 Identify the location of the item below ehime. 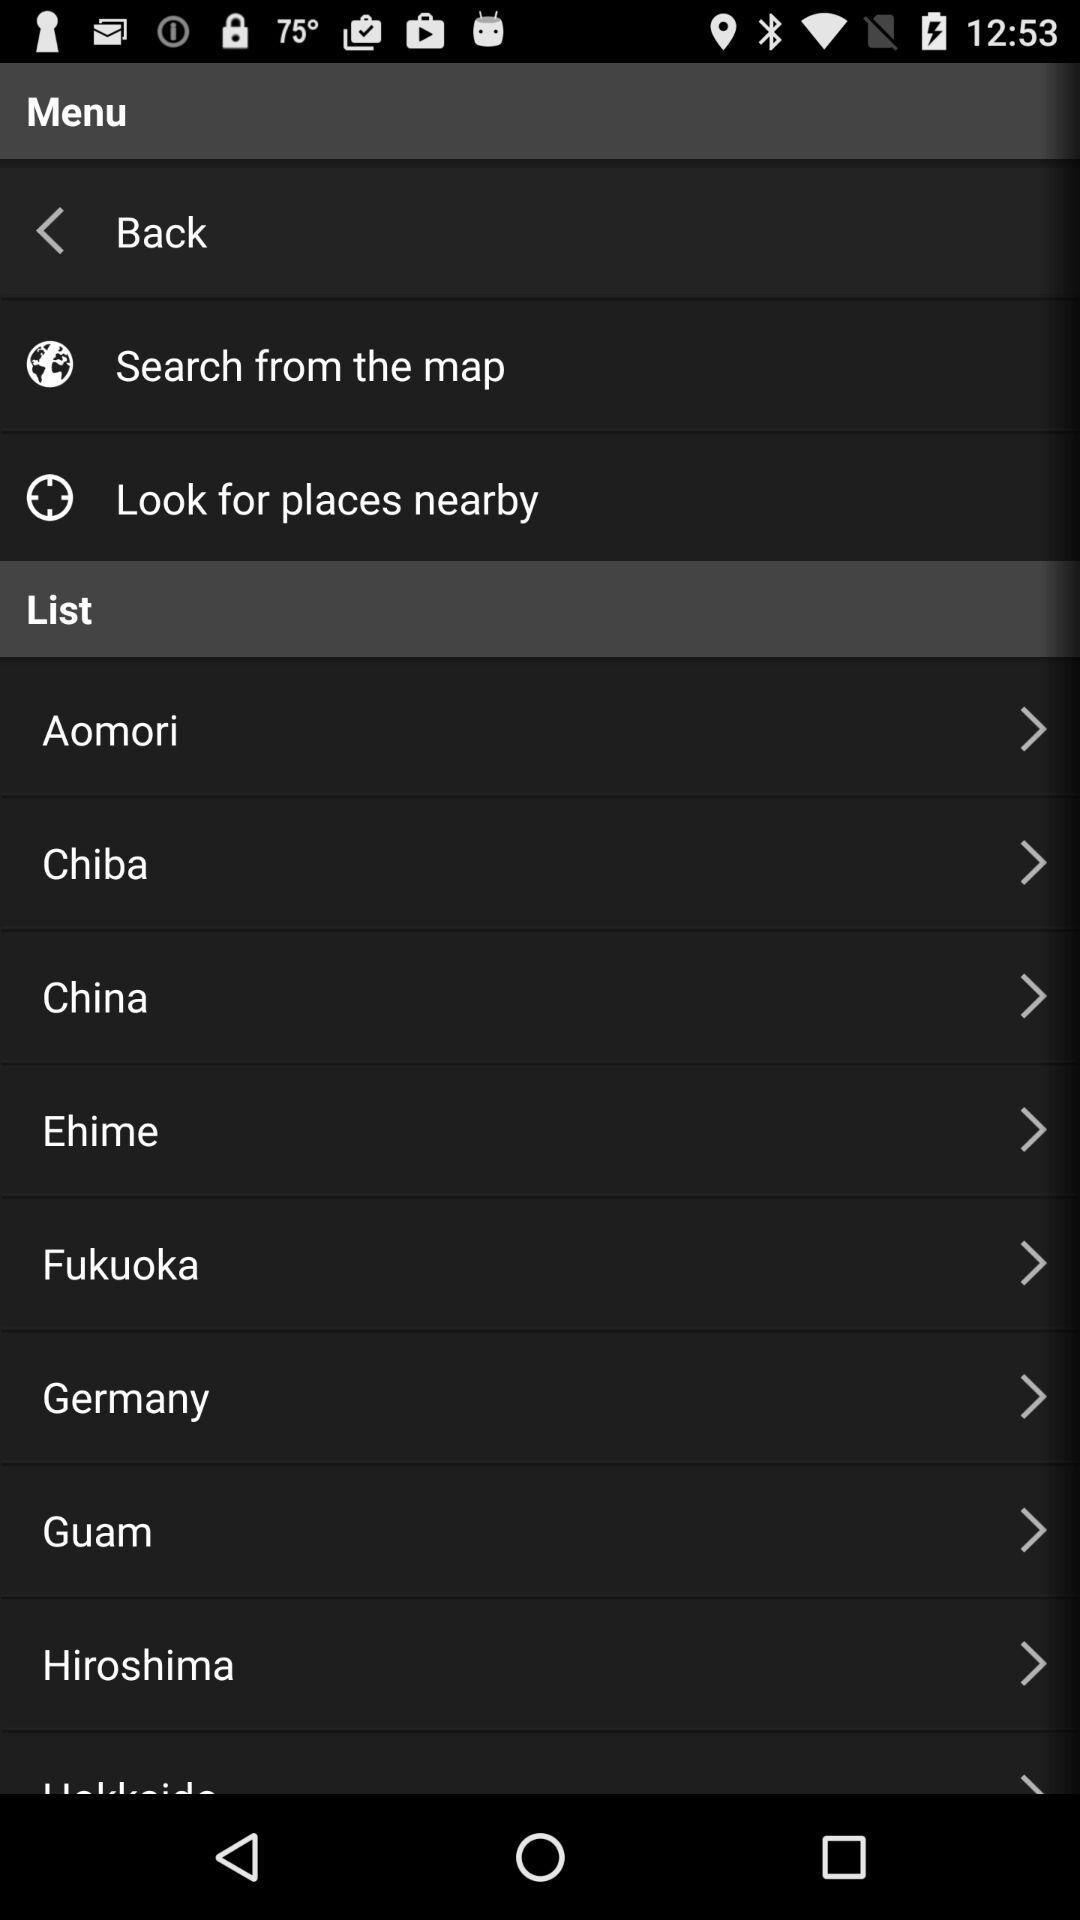
(505, 1261).